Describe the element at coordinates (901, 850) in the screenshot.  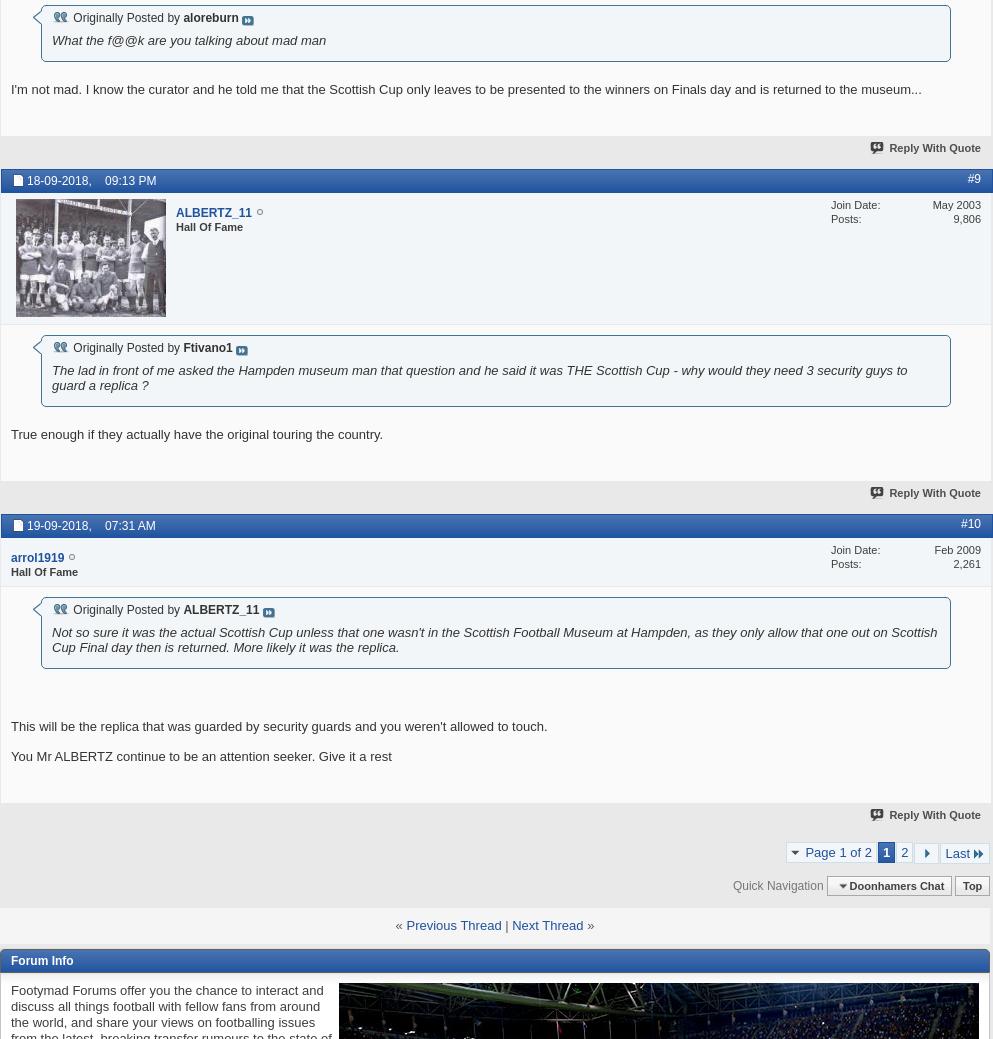
I see `'2'` at that location.